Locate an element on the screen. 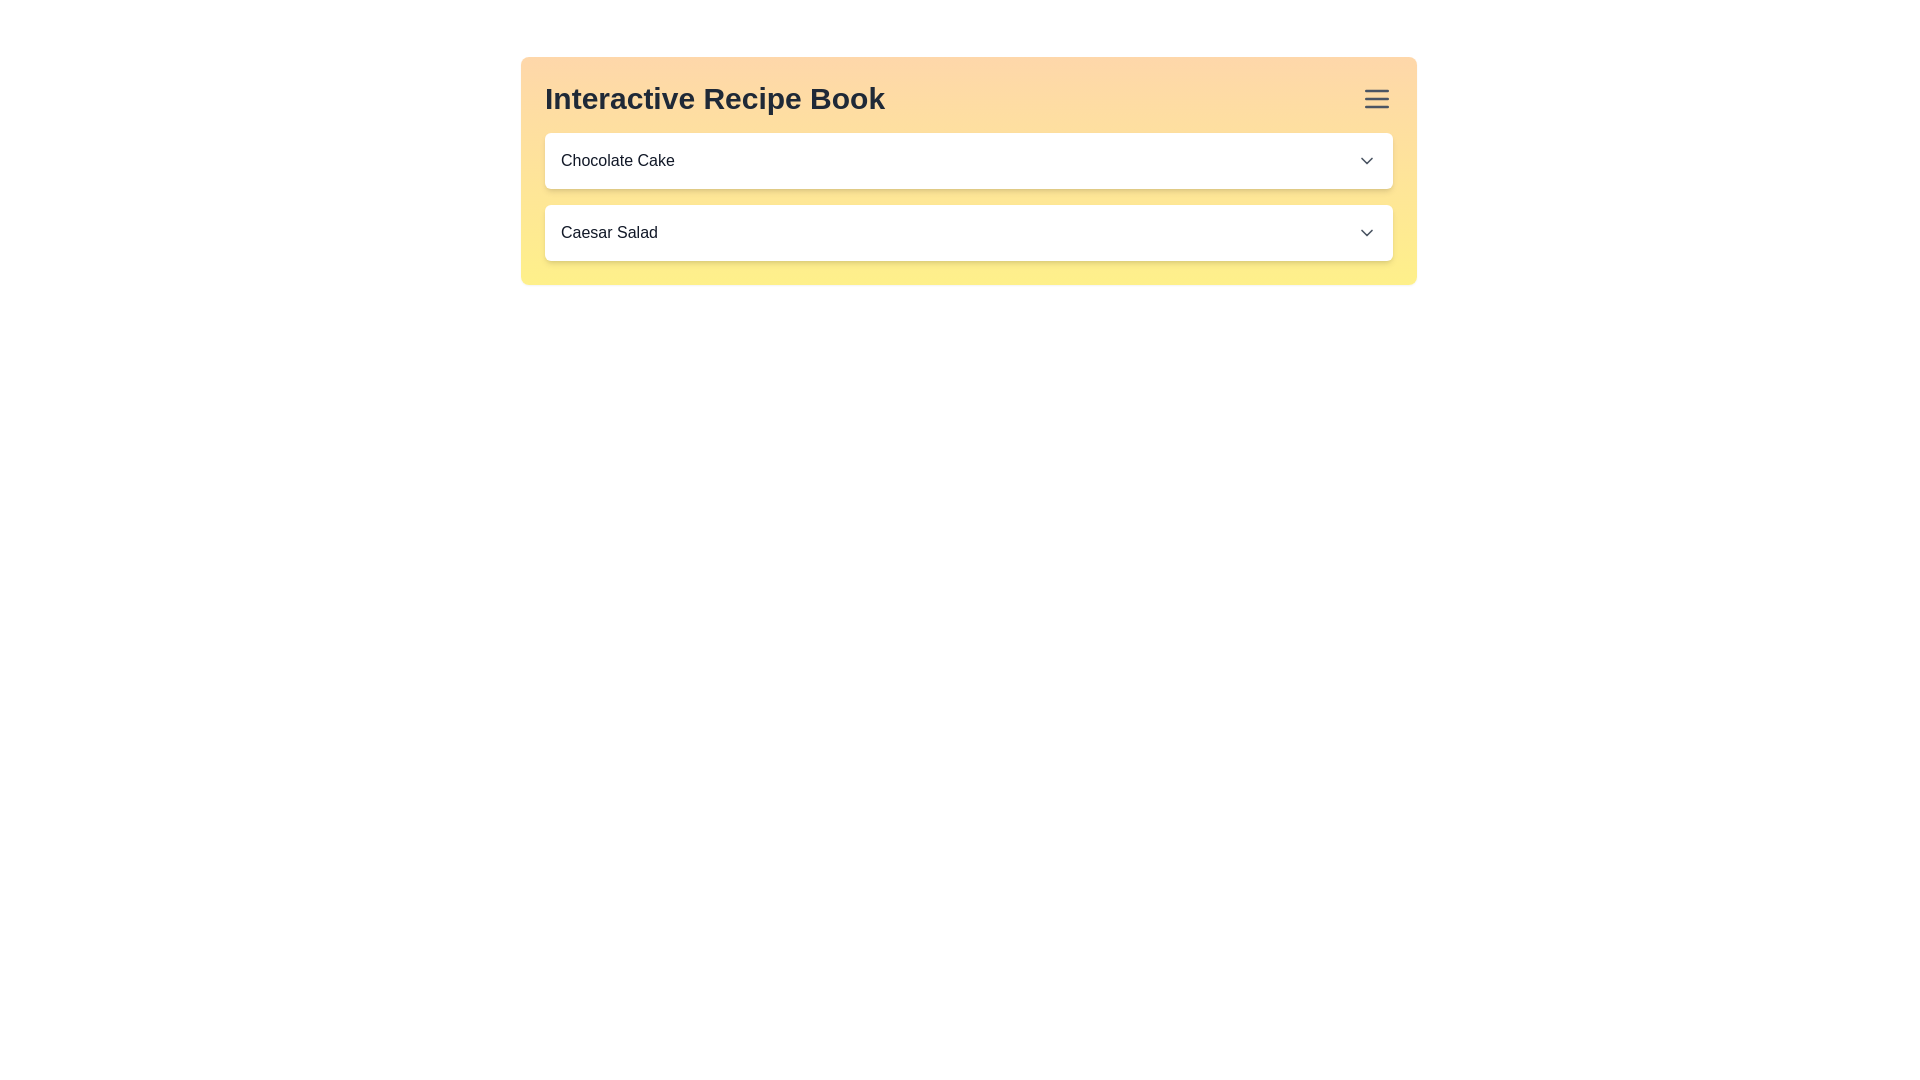  the Menu Icon located at the top-right corner of the interface is located at coordinates (1376, 99).